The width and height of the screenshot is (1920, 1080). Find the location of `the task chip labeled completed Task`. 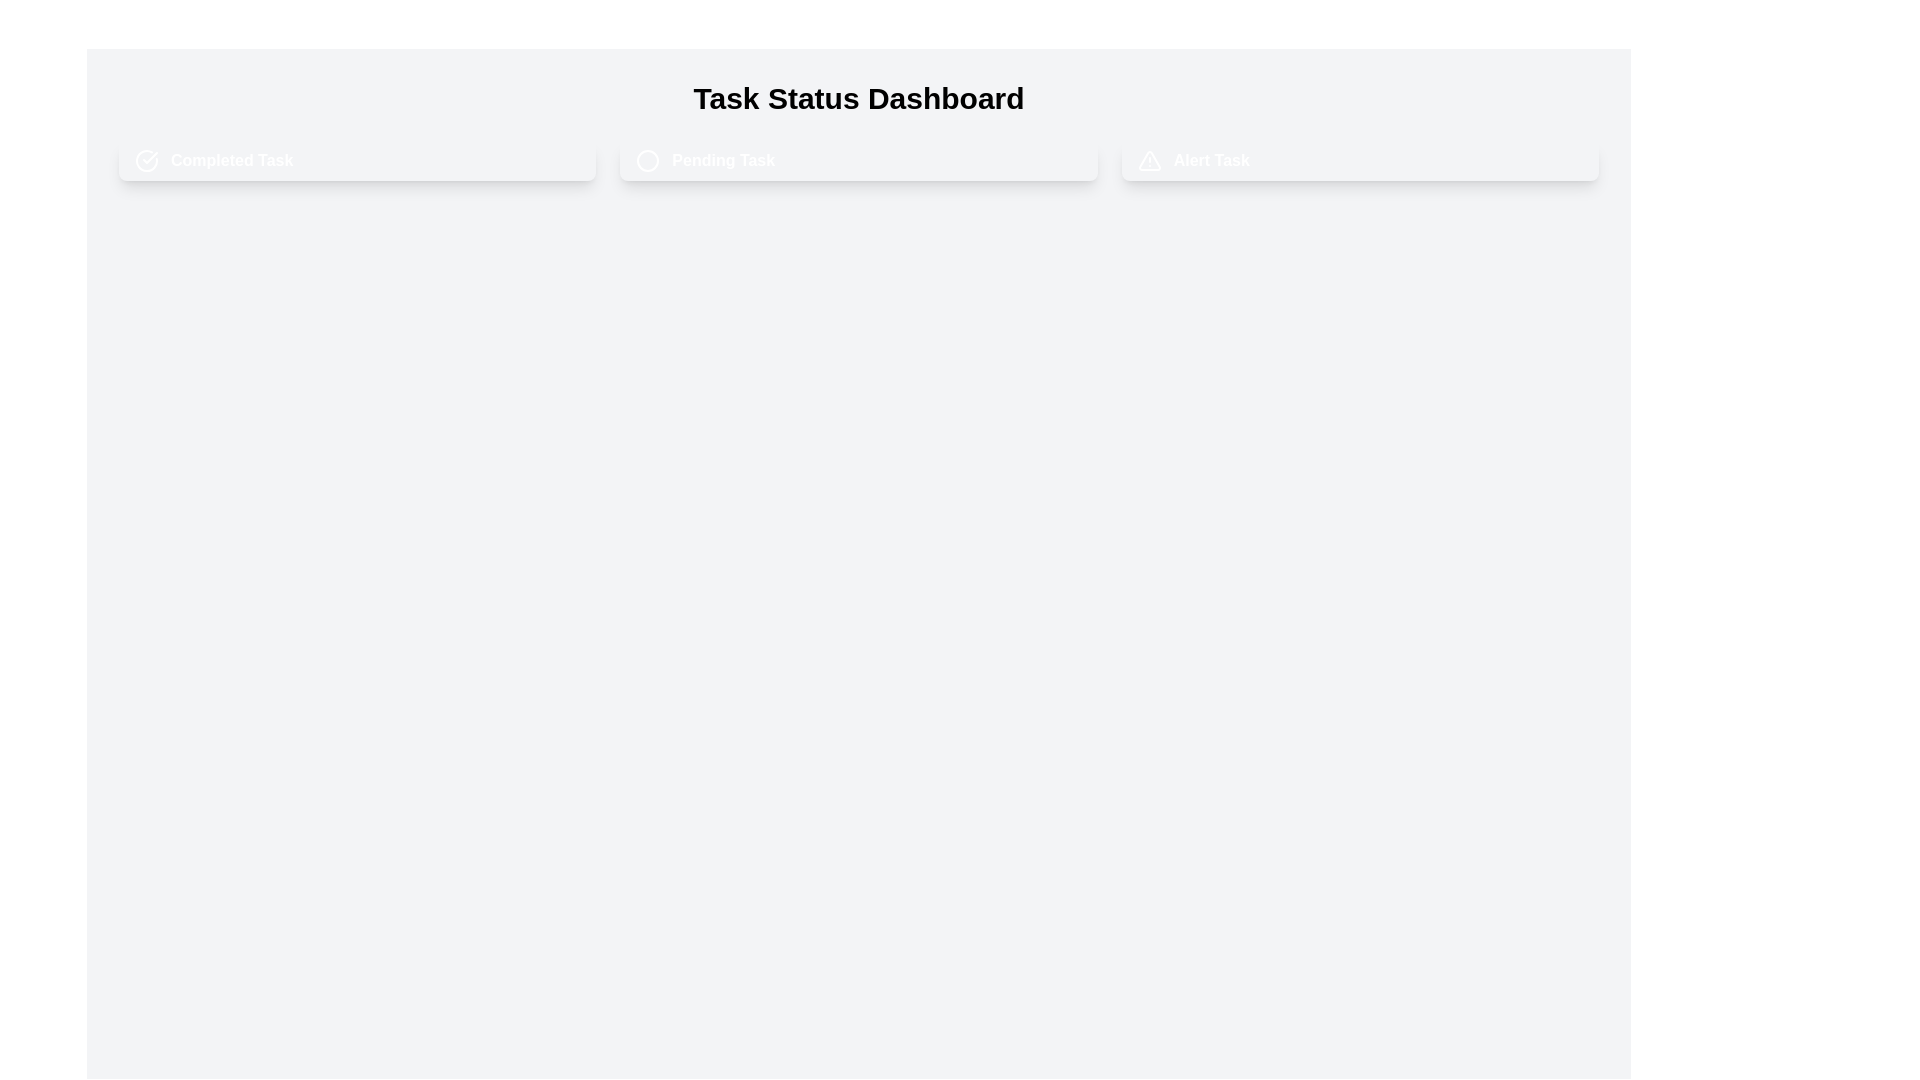

the task chip labeled completed Task is located at coordinates (357, 160).